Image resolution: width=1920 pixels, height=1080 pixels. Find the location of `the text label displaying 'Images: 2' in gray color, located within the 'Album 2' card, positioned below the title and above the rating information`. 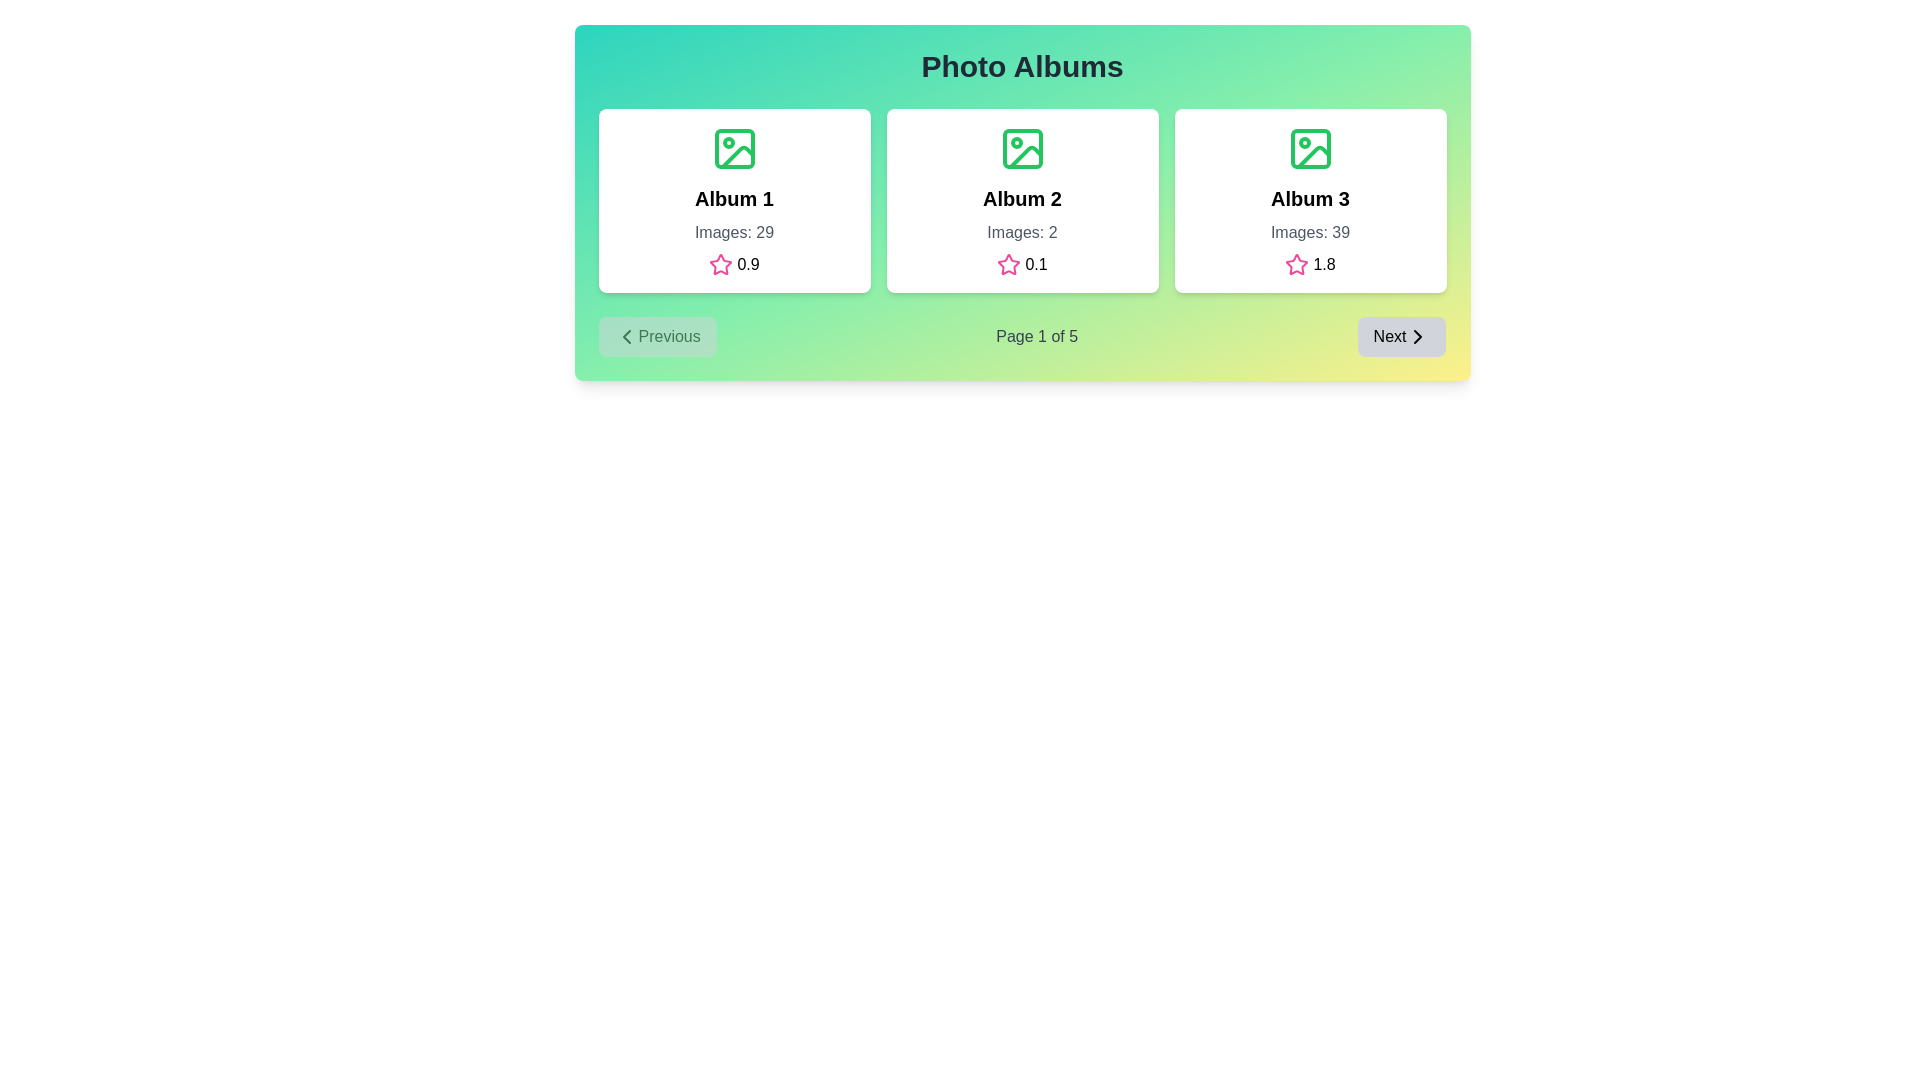

the text label displaying 'Images: 2' in gray color, located within the 'Album 2' card, positioned below the title and above the rating information is located at coordinates (1022, 231).